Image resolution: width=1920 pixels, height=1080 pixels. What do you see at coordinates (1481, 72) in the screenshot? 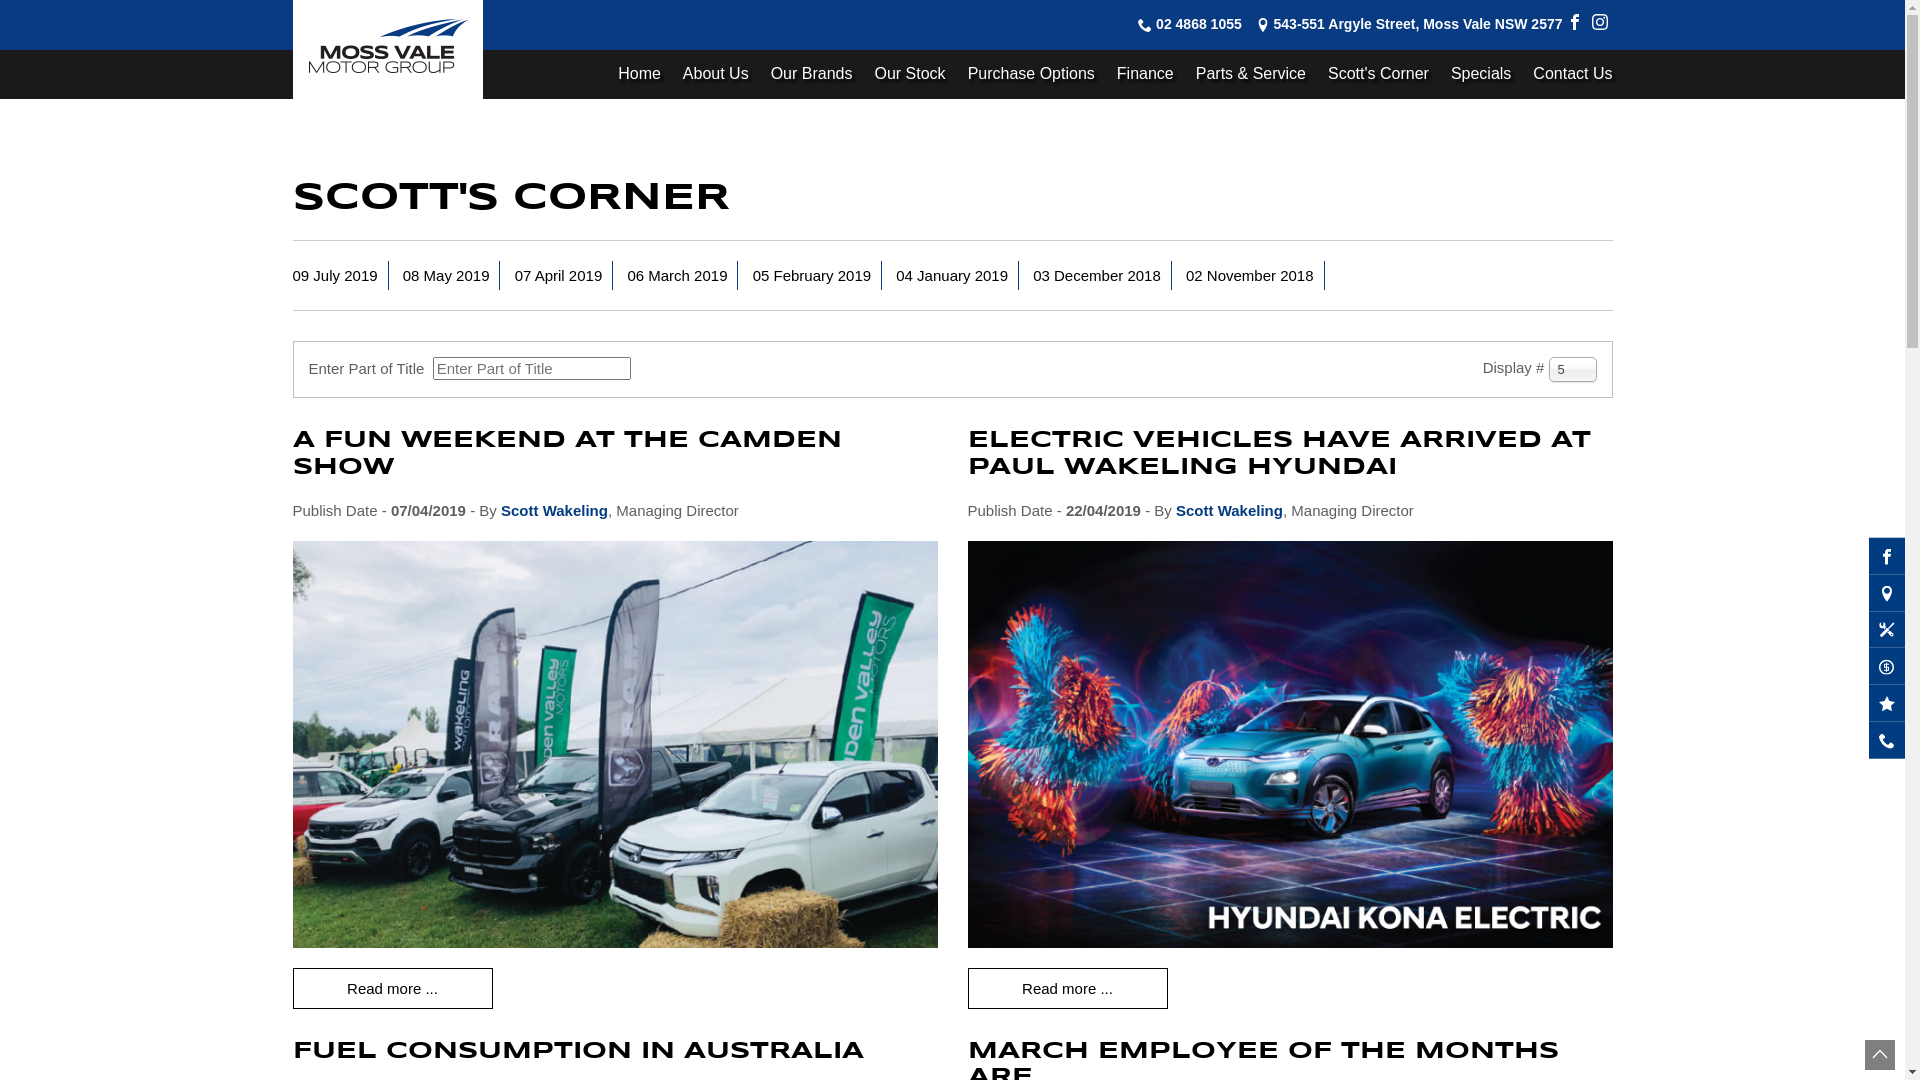
I see `'Specials'` at bounding box center [1481, 72].